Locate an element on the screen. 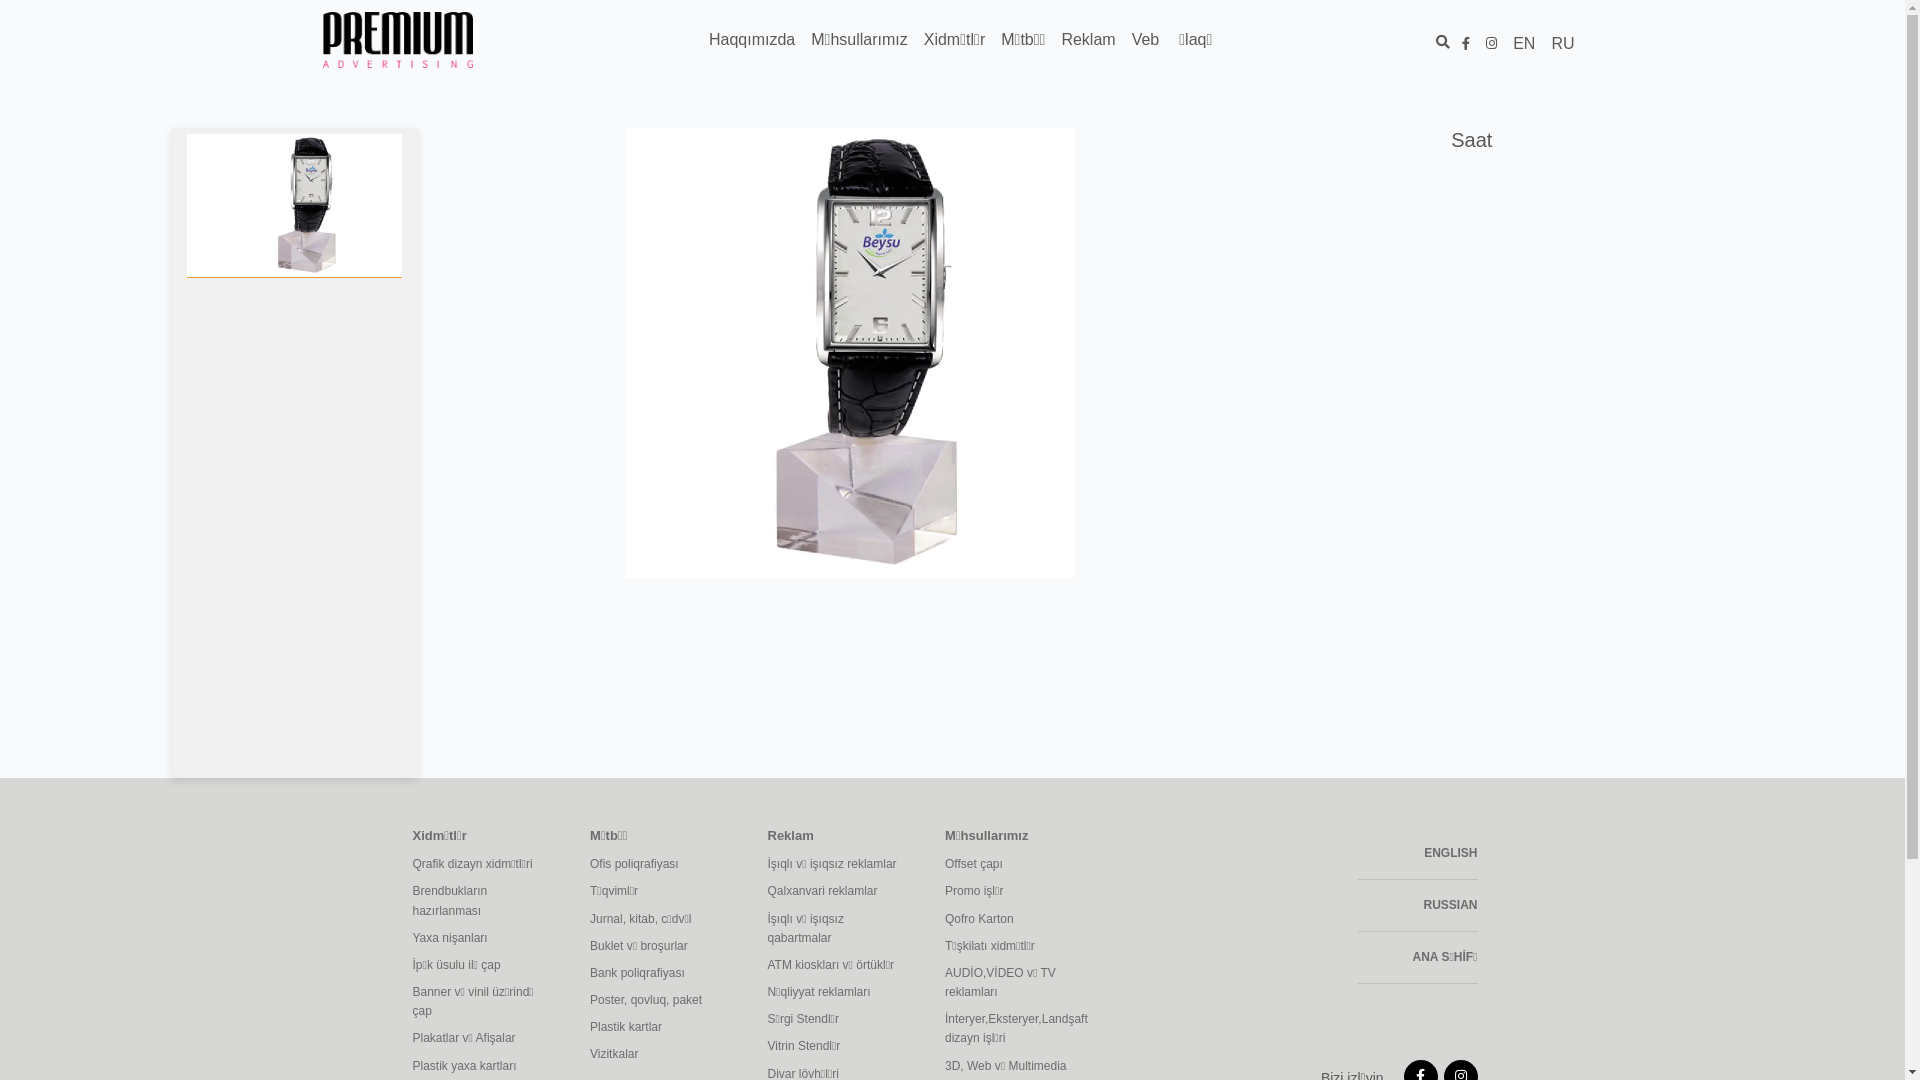 This screenshot has height=1080, width=1920. 'RU' is located at coordinates (1561, 43).